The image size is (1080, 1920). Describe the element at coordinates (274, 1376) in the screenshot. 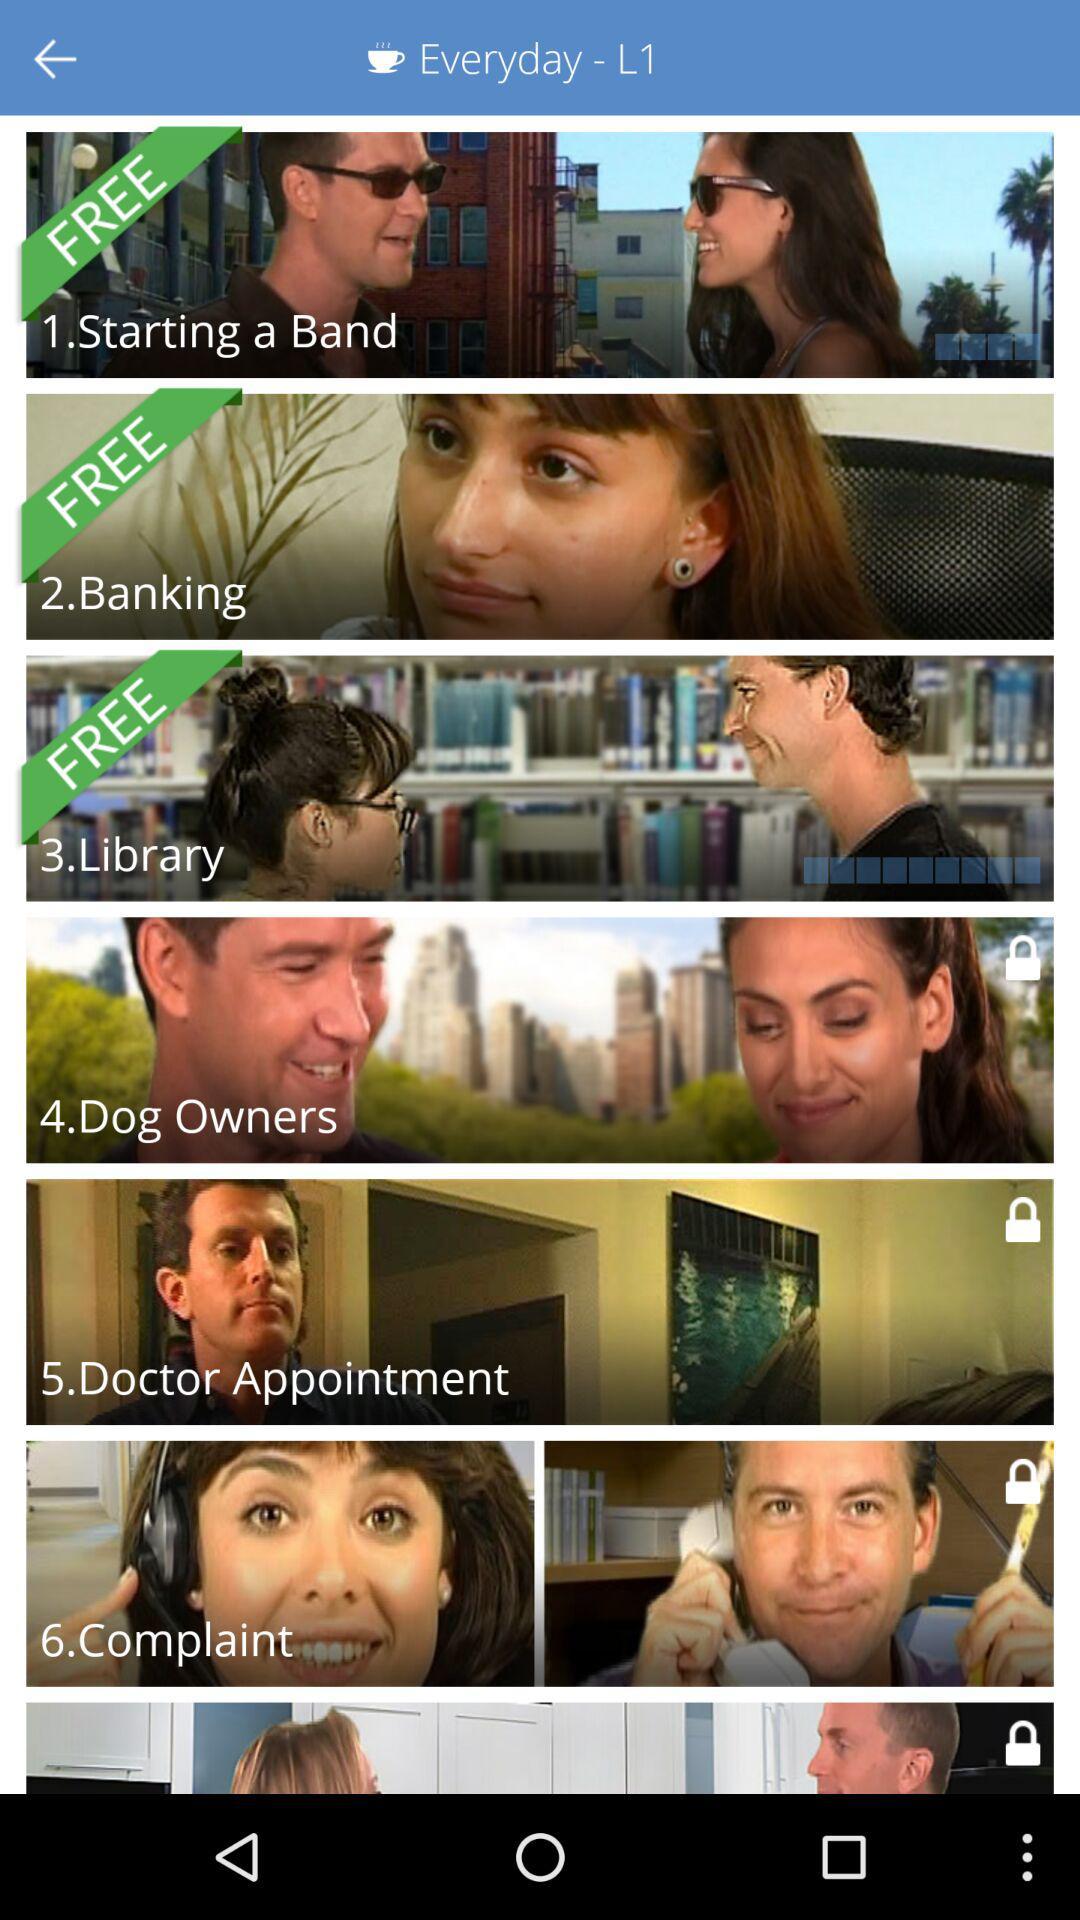

I see `5.doctor appointment item` at that location.